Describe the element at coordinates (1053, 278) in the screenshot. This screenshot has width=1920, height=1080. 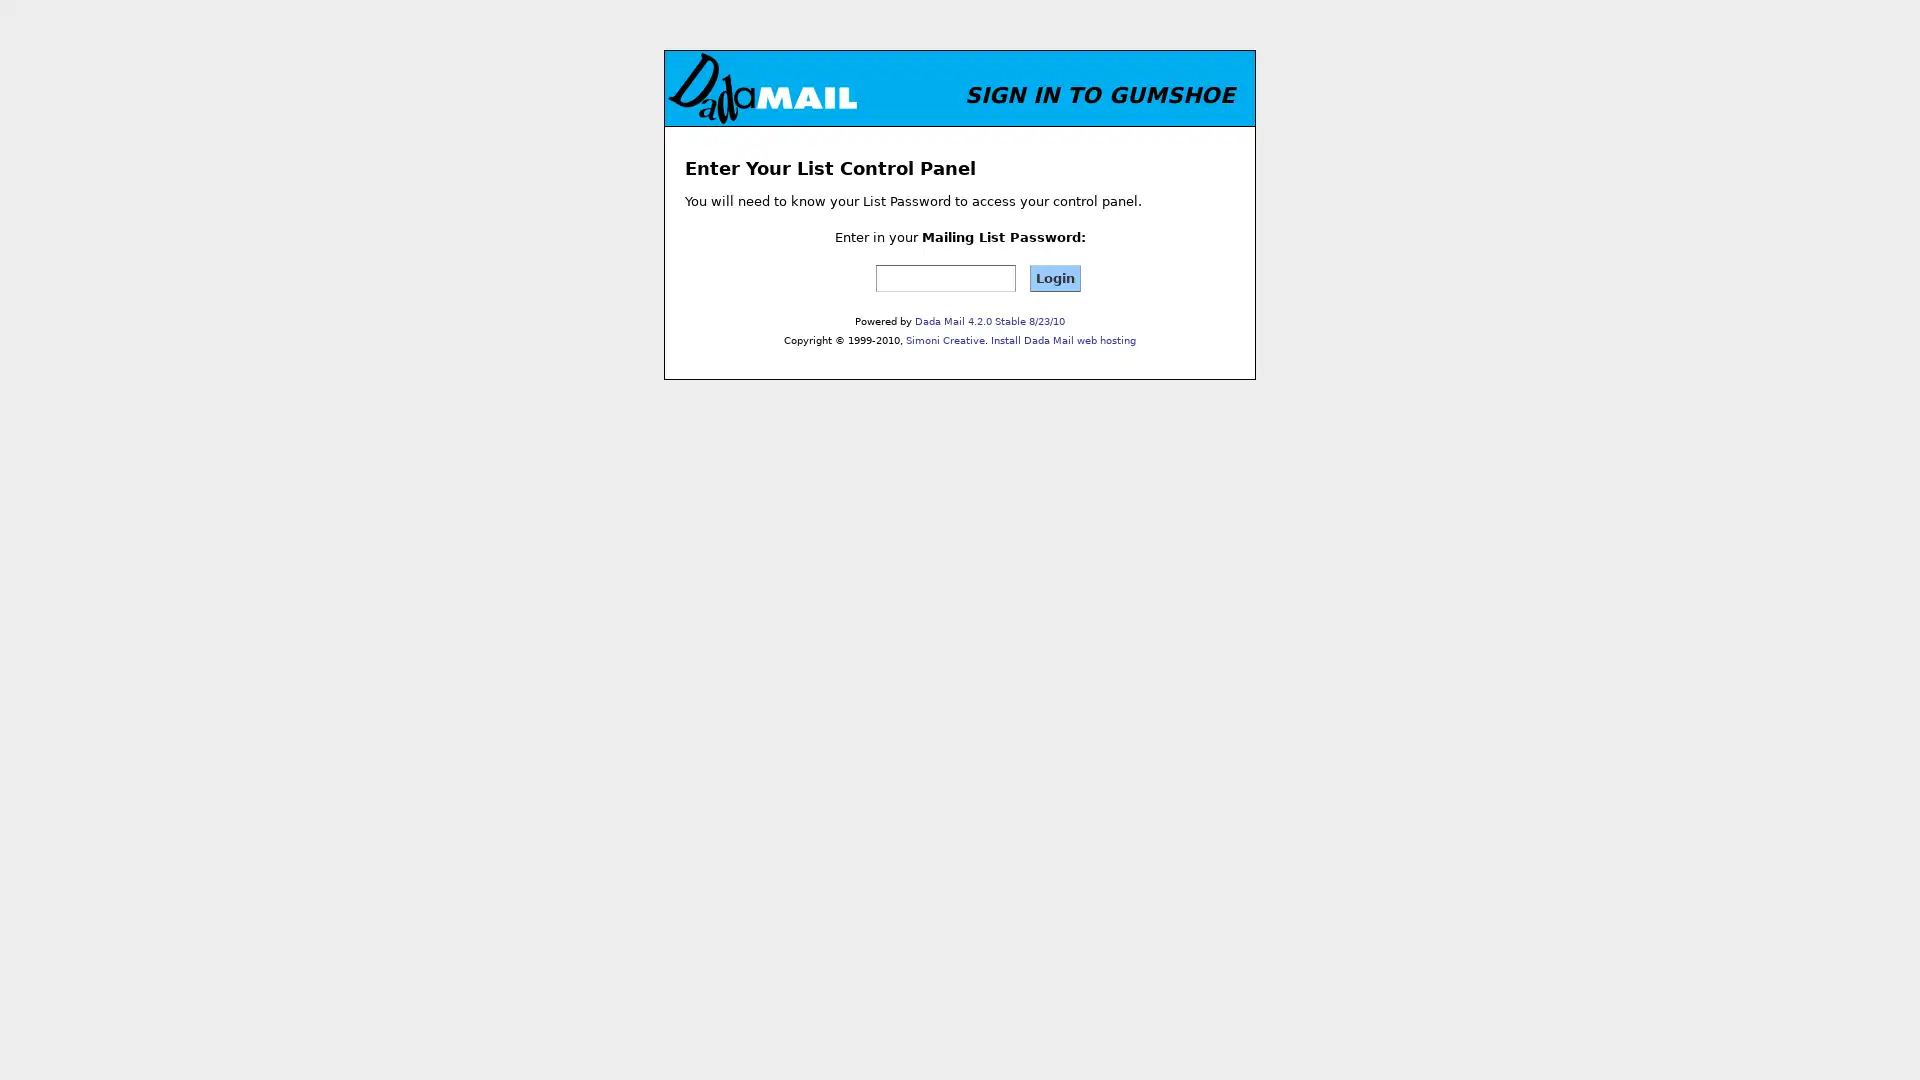
I see `Login` at that location.